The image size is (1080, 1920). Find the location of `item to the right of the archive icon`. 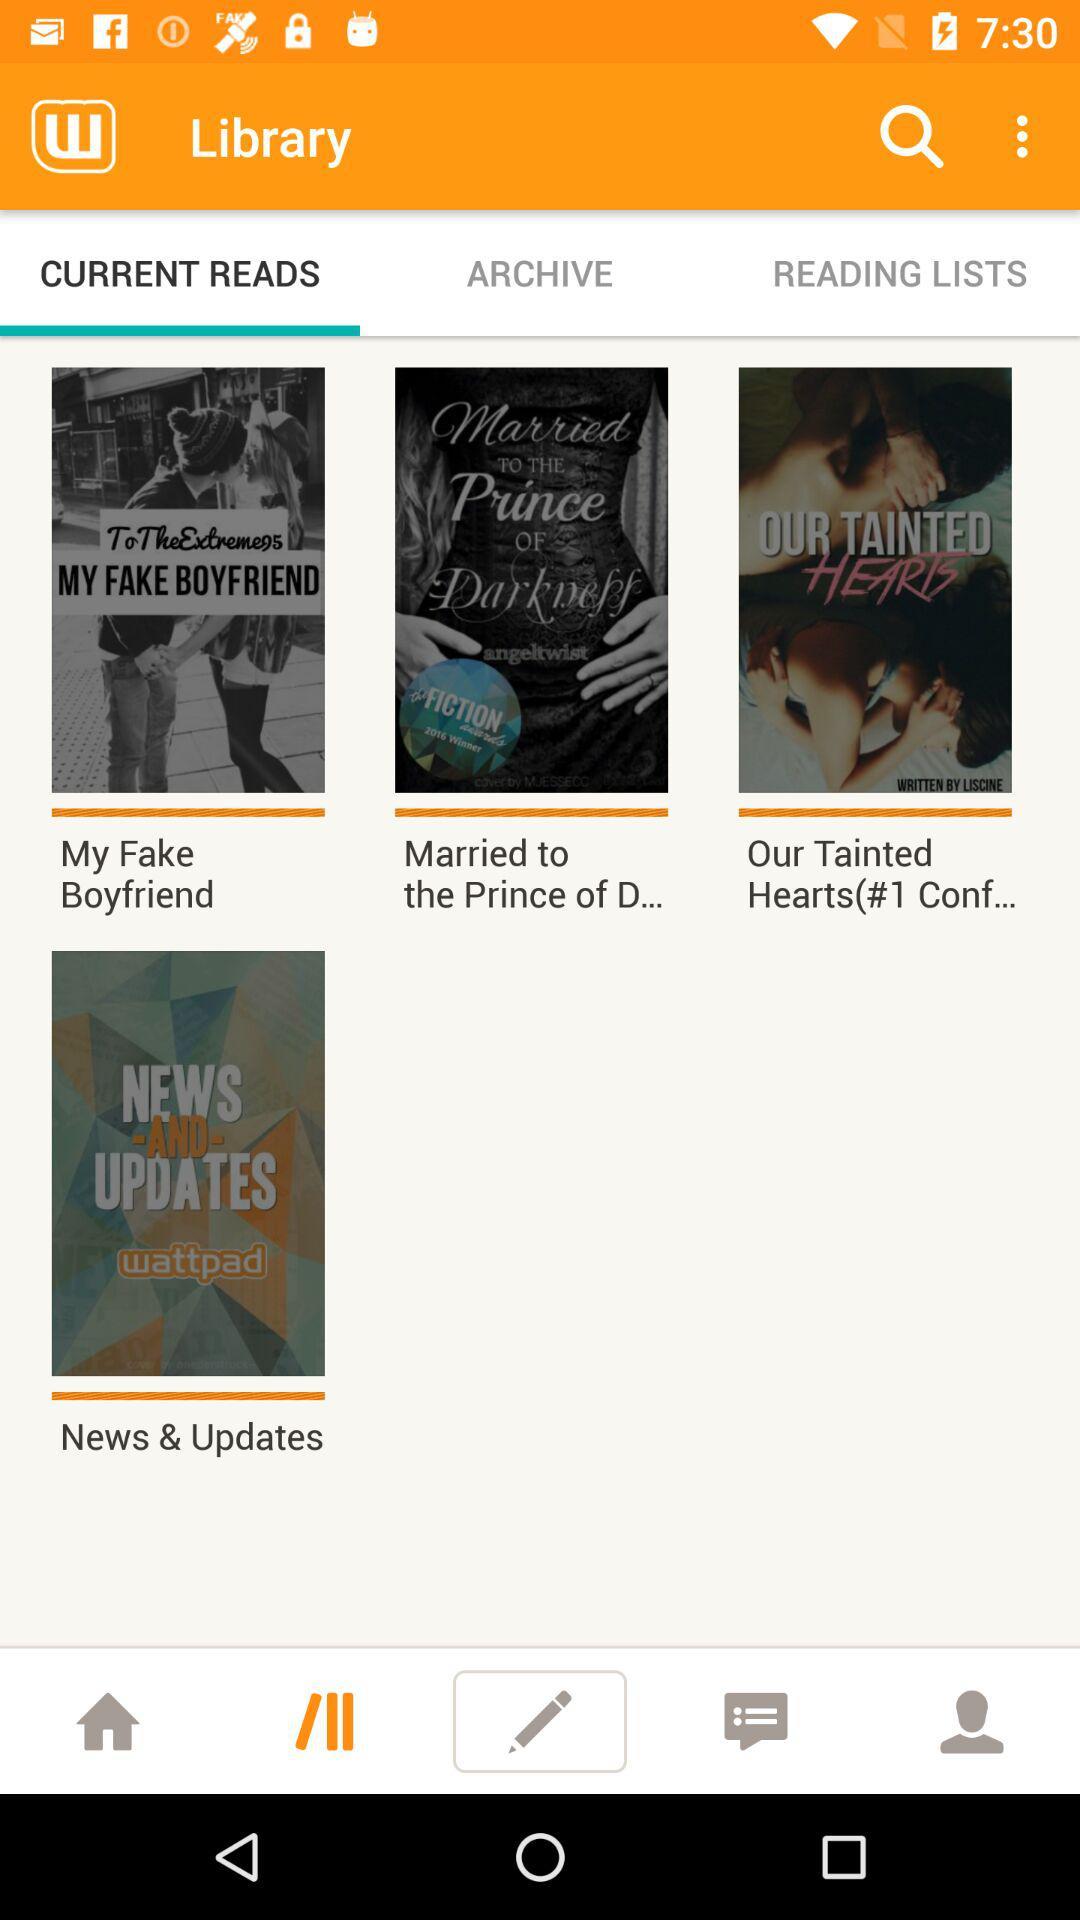

item to the right of the archive icon is located at coordinates (898, 272).